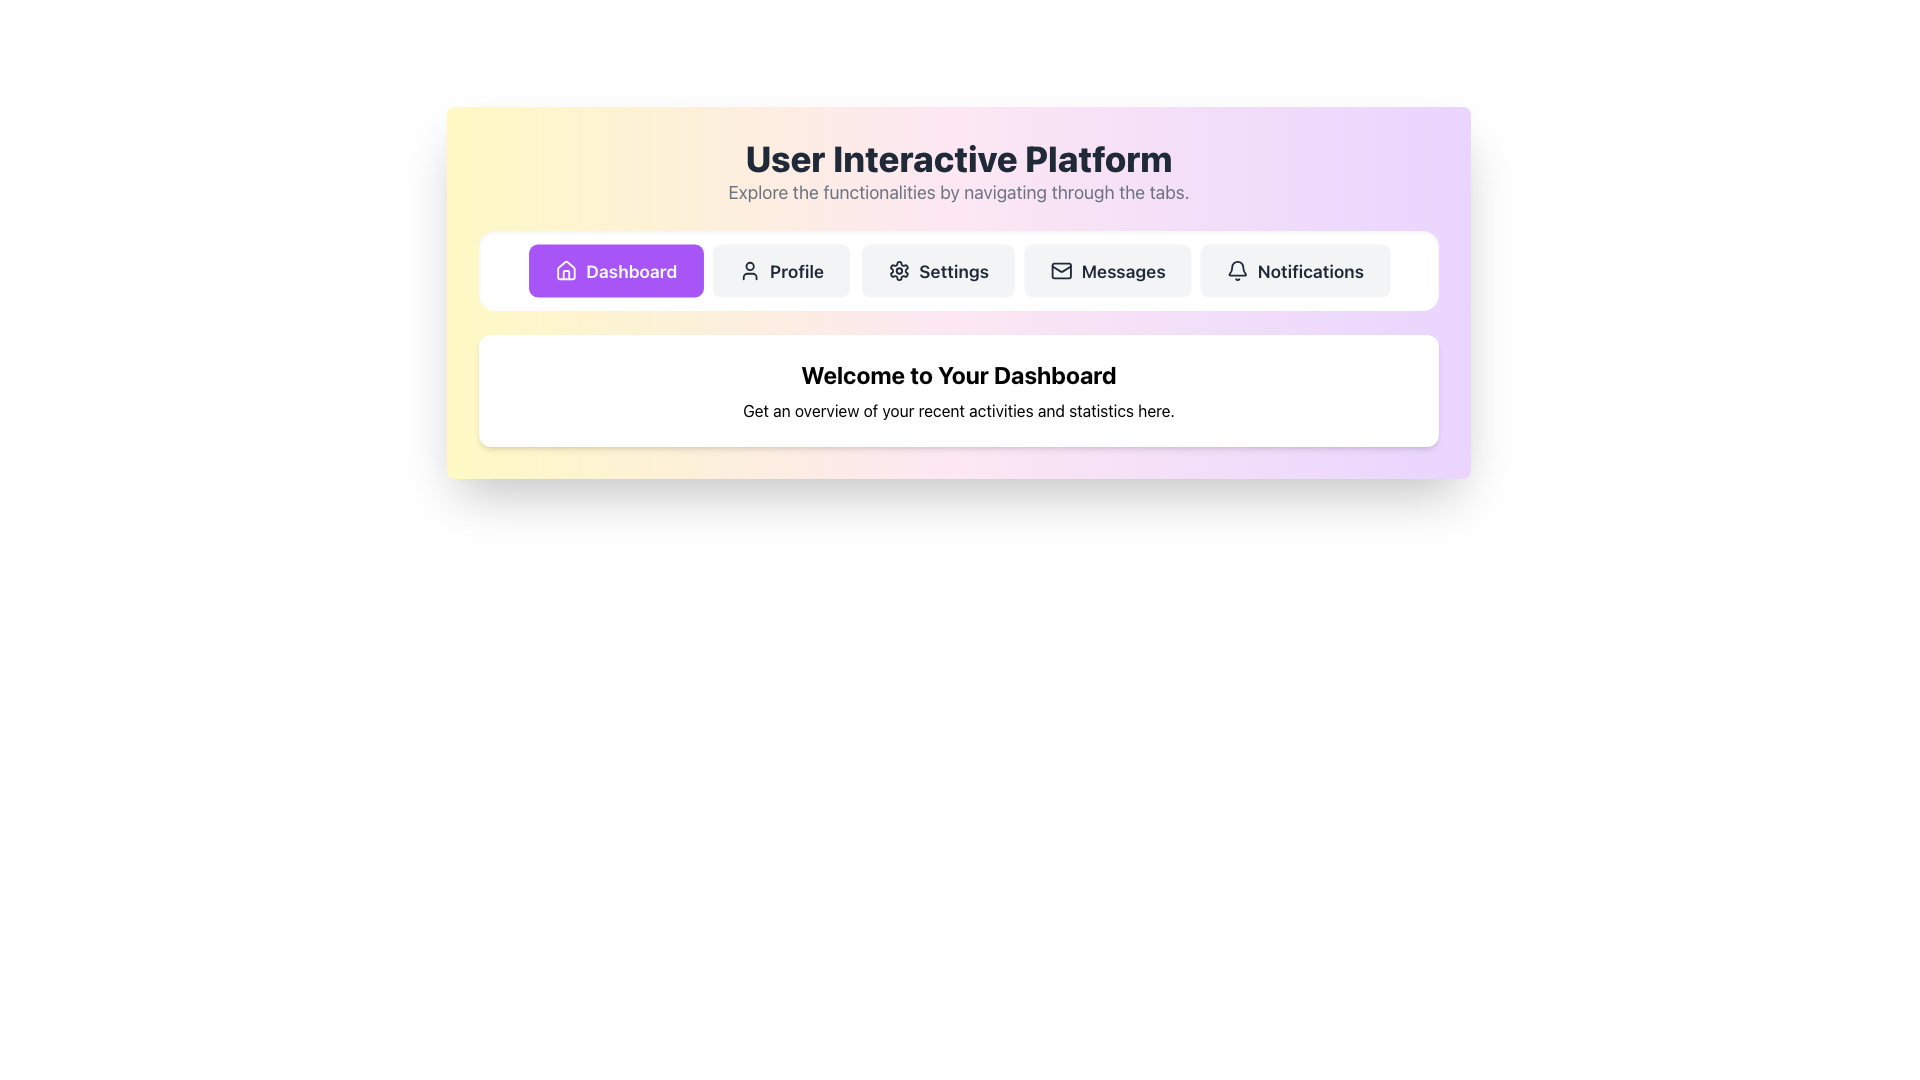  I want to click on the surrounding area of the 'Notifications' text label in the navigation bar, so click(1310, 270).